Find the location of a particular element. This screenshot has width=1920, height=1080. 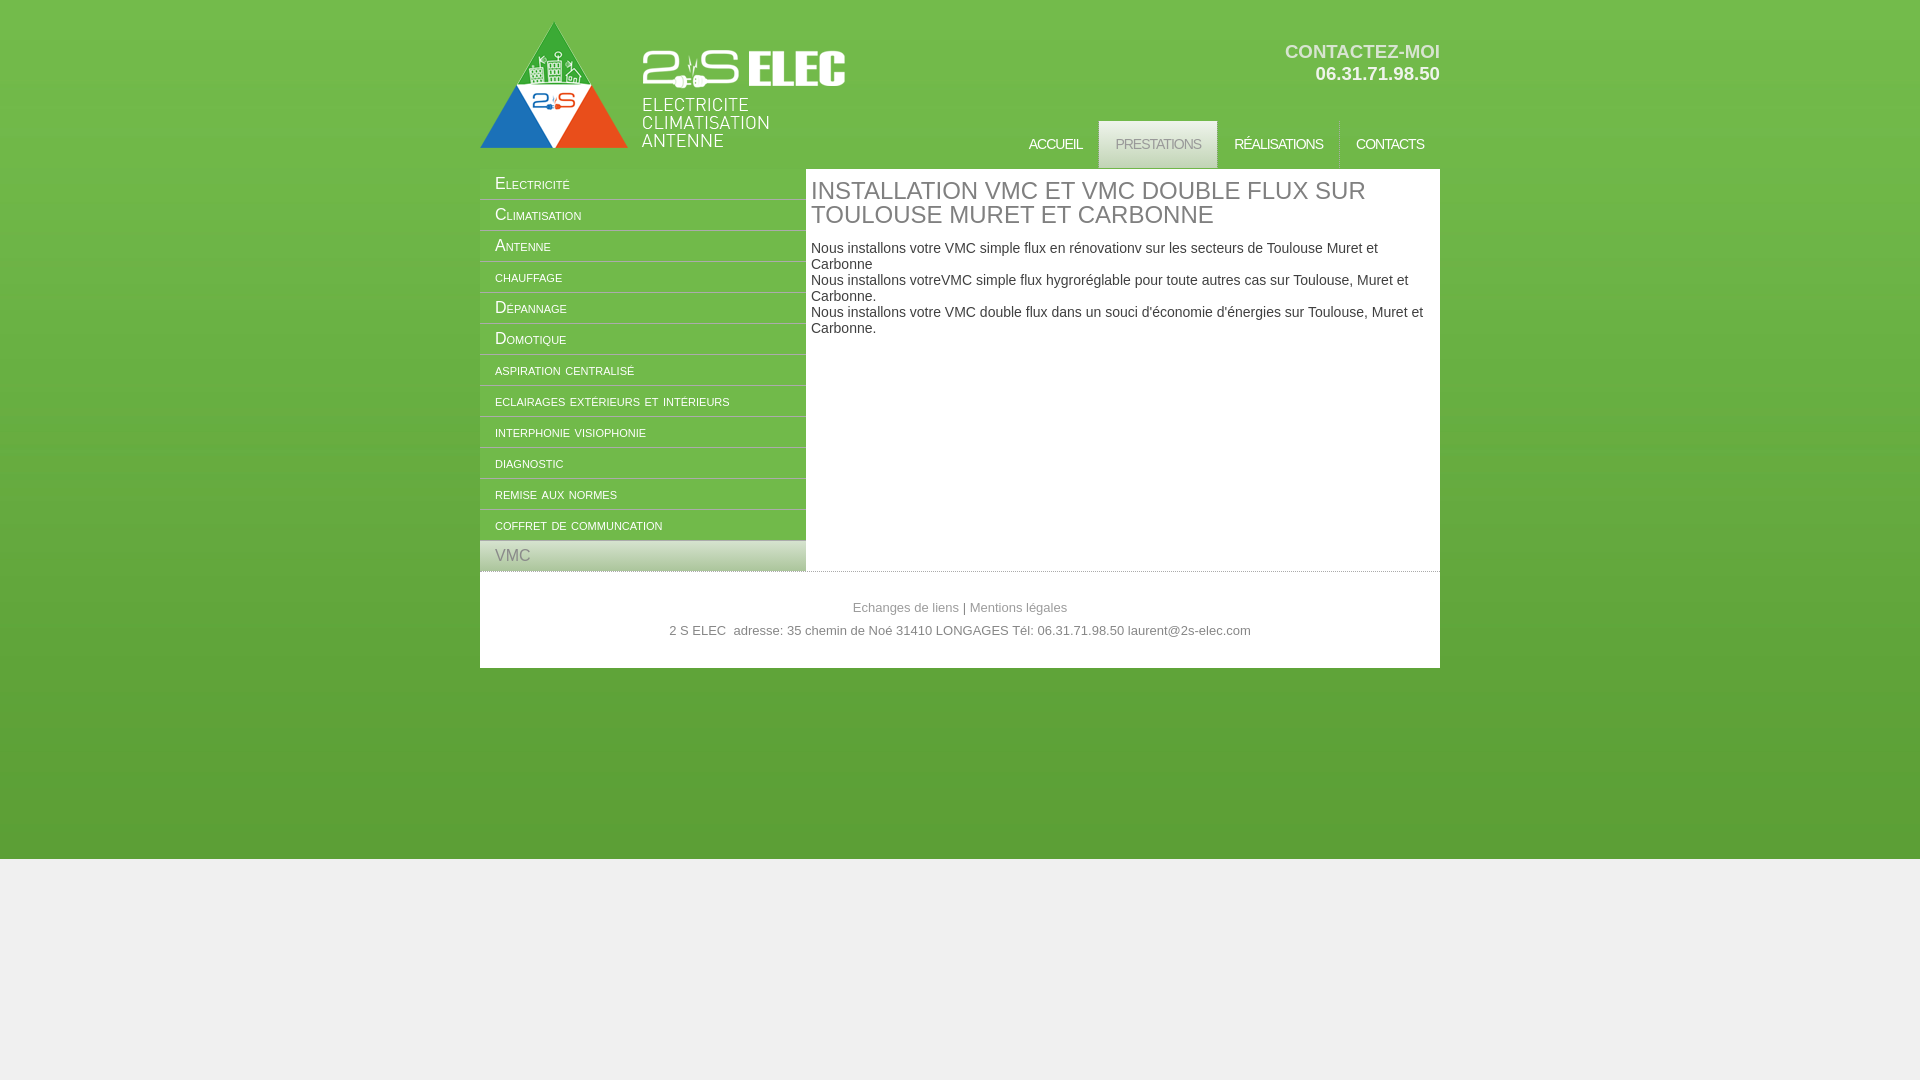

'Antenne' is located at coordinates (643, 245).